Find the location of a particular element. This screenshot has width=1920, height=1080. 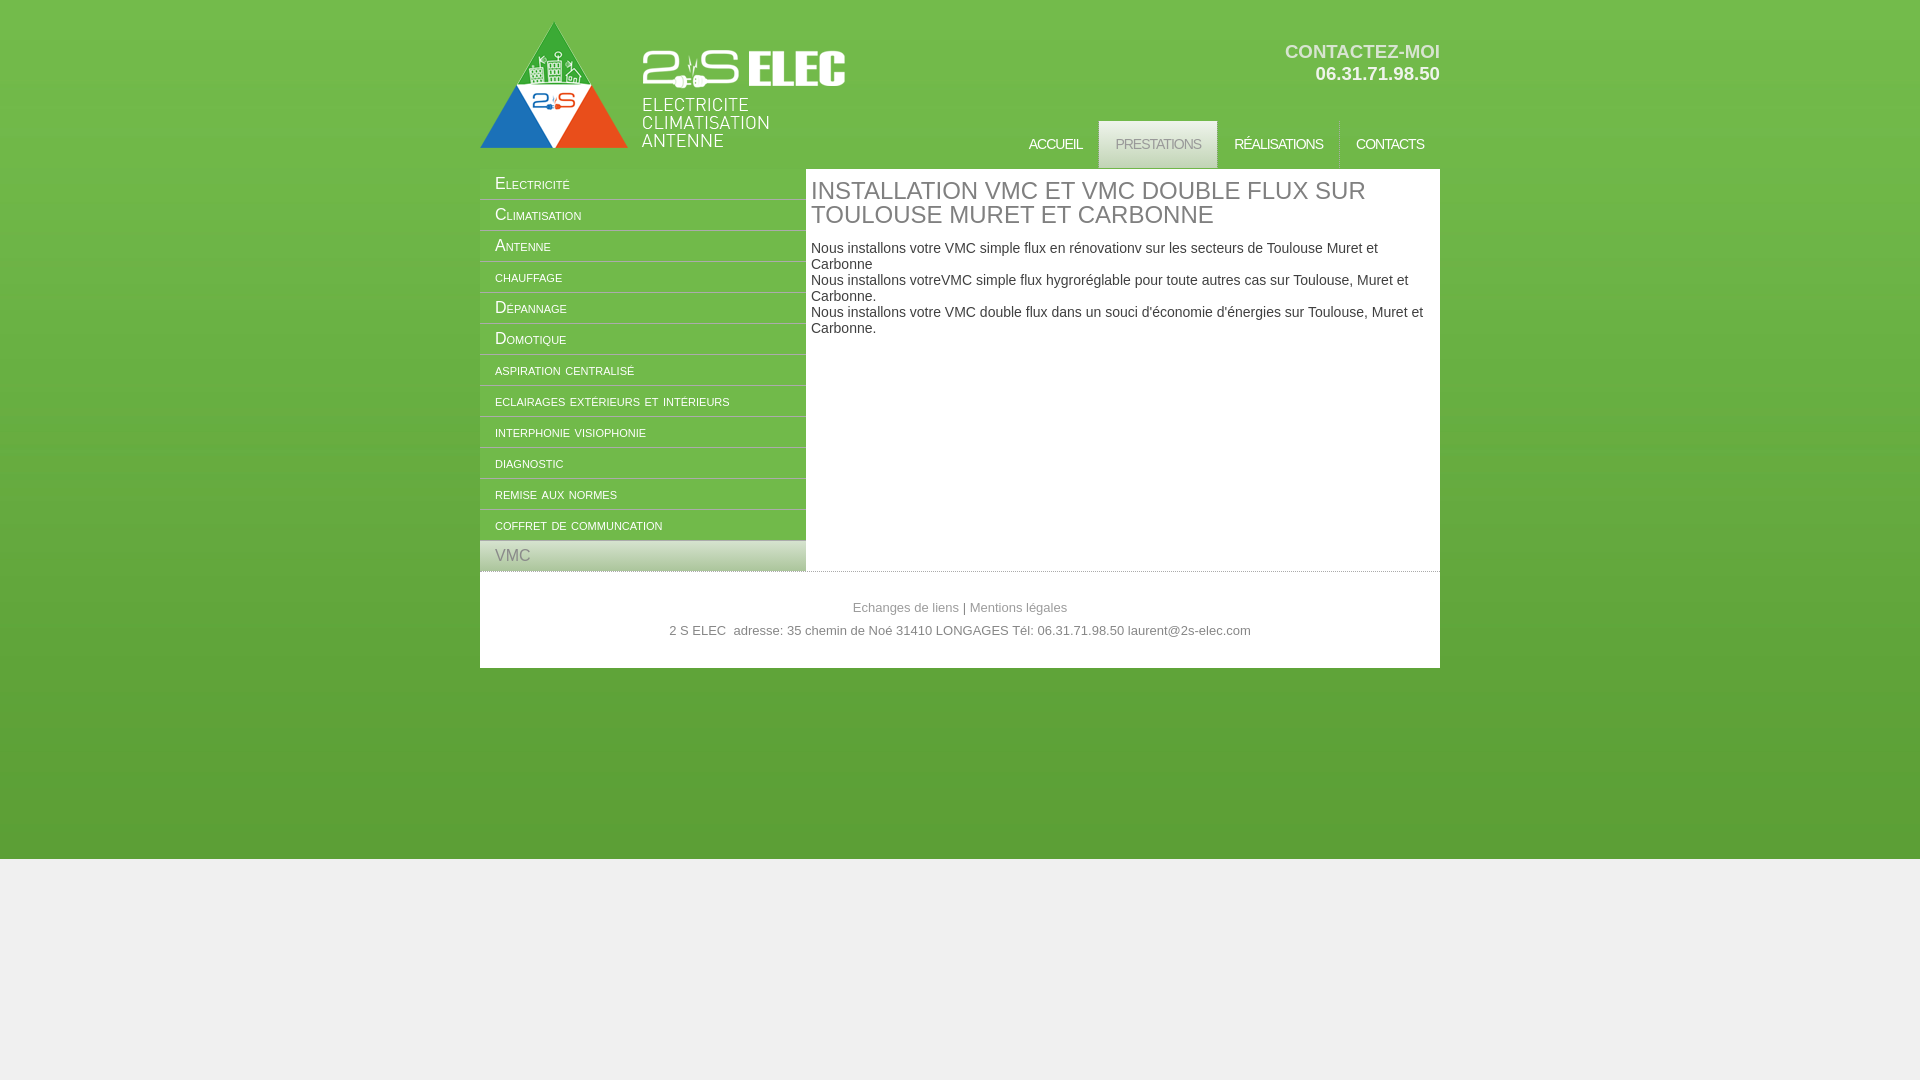

'Antenne' is located at coordinates (643, 245).